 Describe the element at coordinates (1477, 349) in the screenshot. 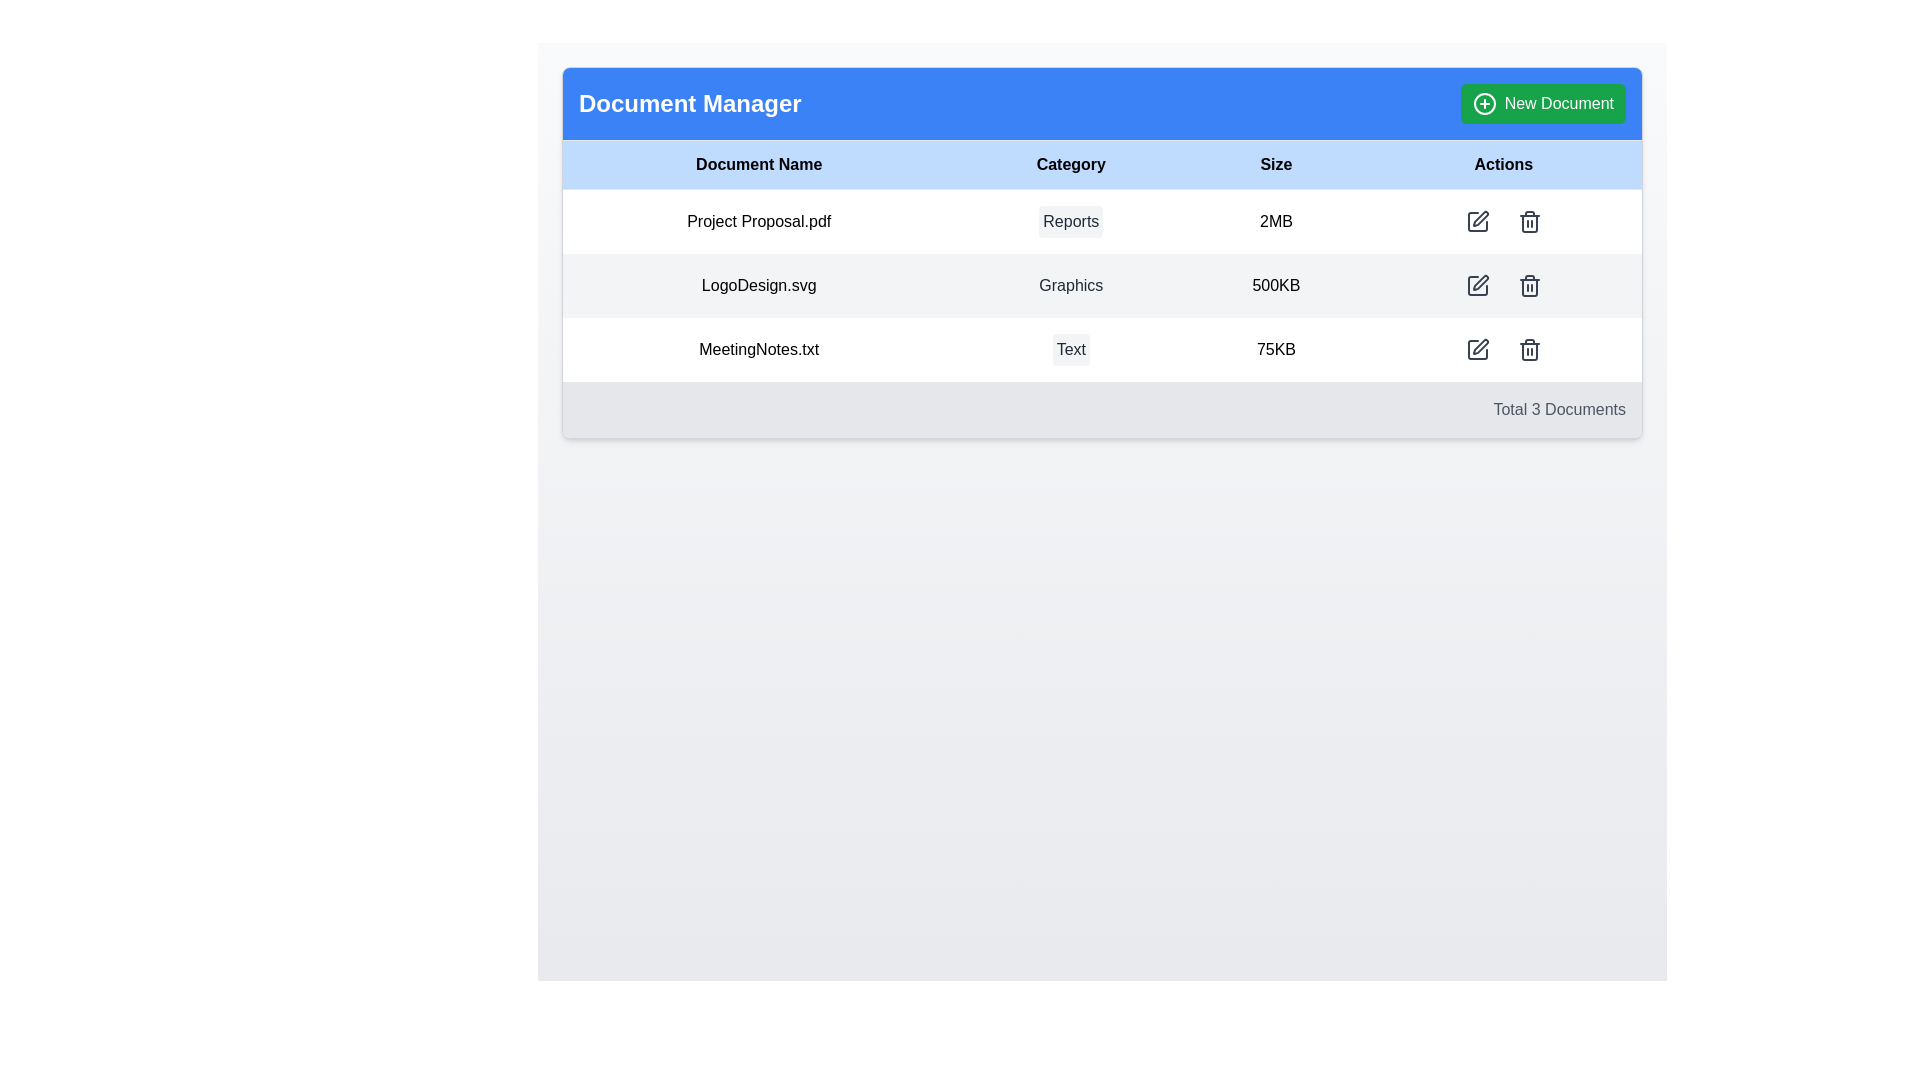

I see `the leftmost icon in the last row of the 'Actions' column to enter edit mode for the associated item` at that location.